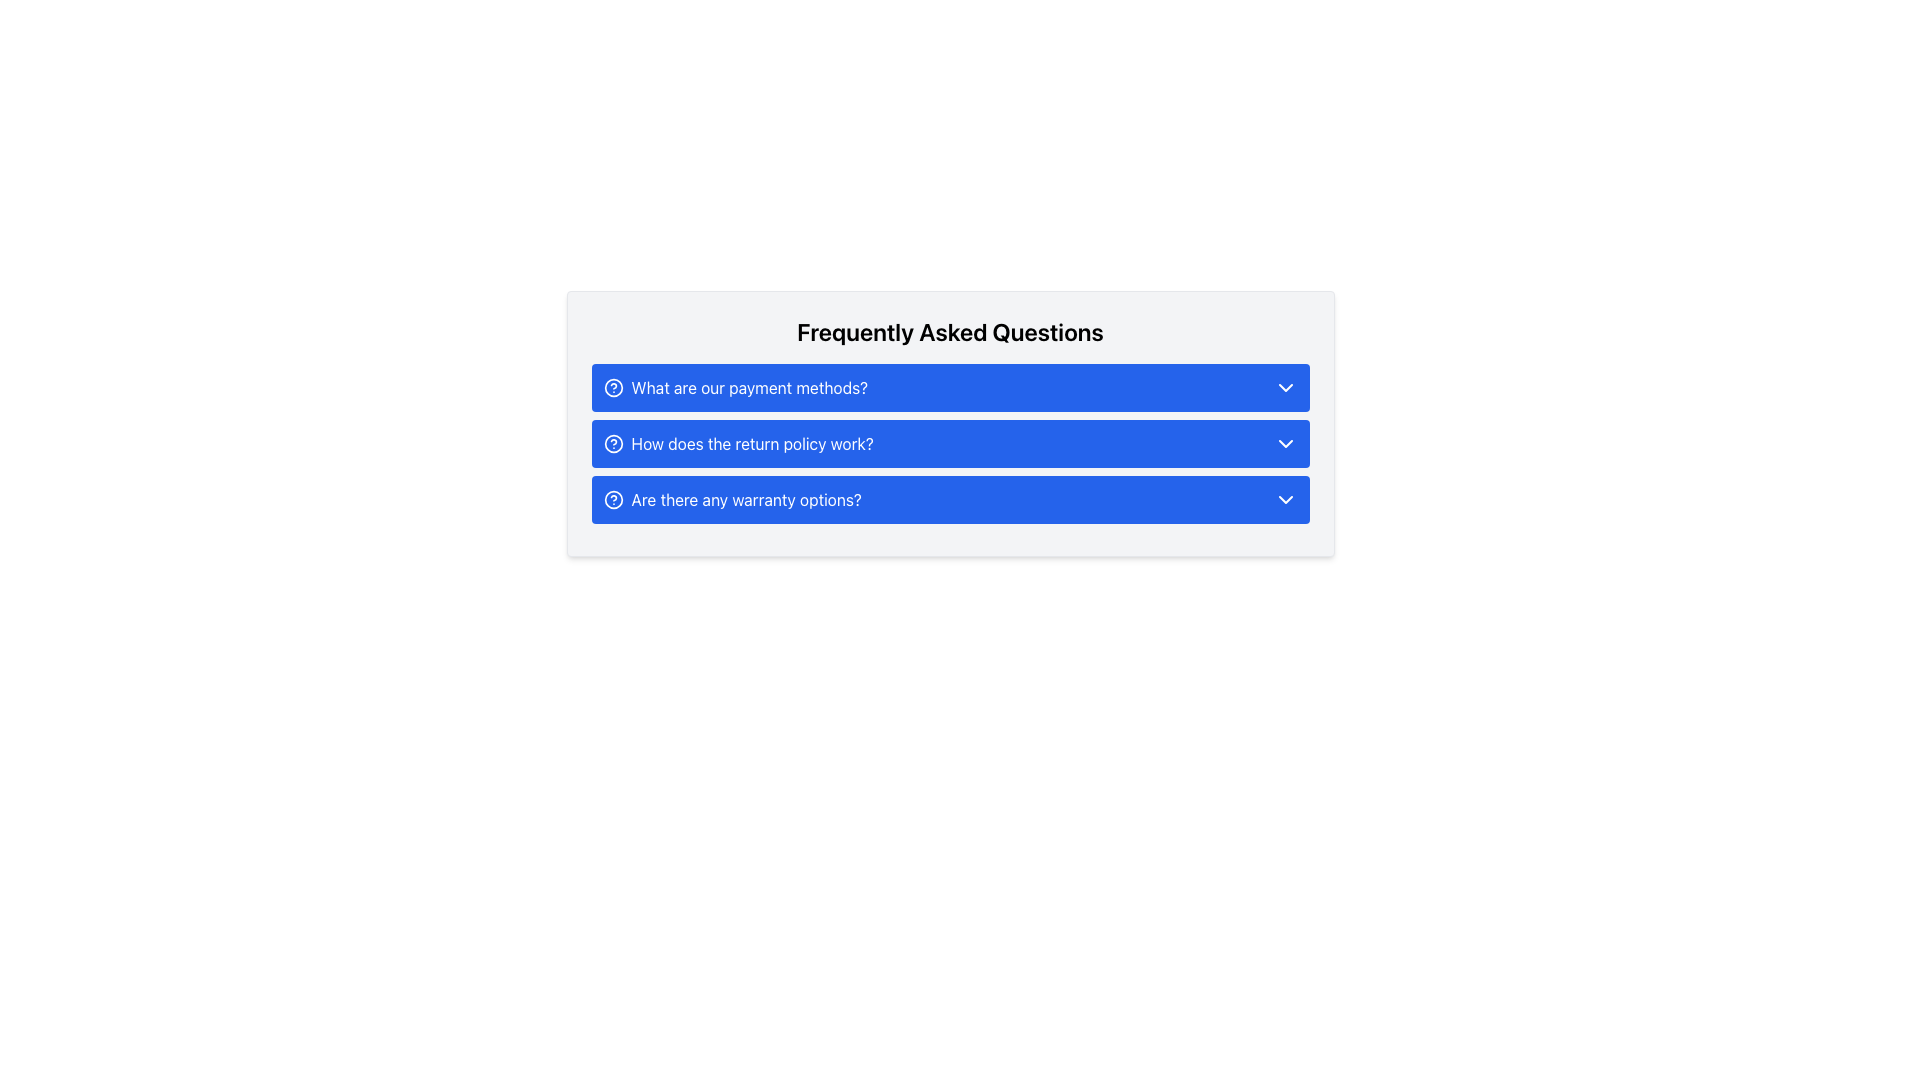 This screenshot has height=1080, width=1920. Describe the element at coordinates (1285, 499) in the screenshot. I see `the toggle icon for the FAQ section labeled 'Are there any warranty options?'` at that location.